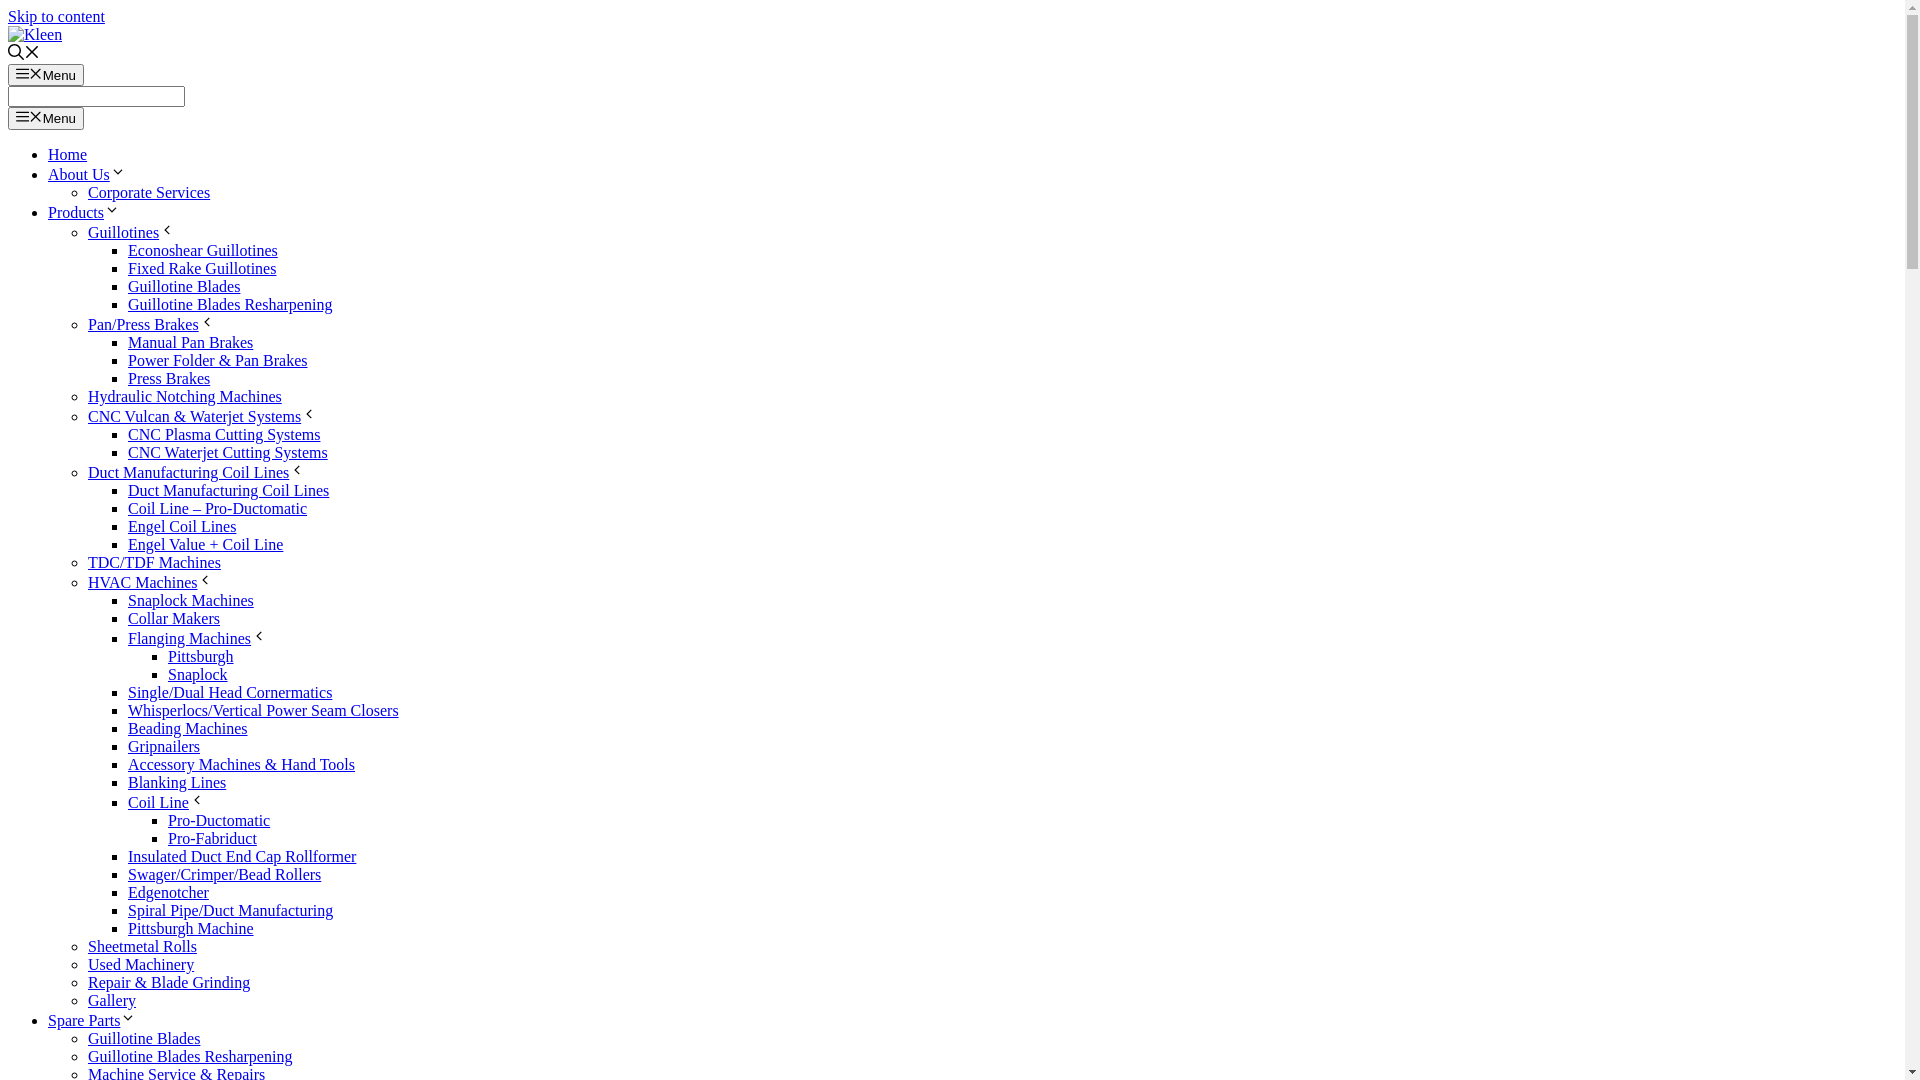 This screenshot has height=1080, width=1920. Describe the element at coordinates (217, 360) in the screenshot. I see `'Power Folder & Pan Brakes'` at that location.